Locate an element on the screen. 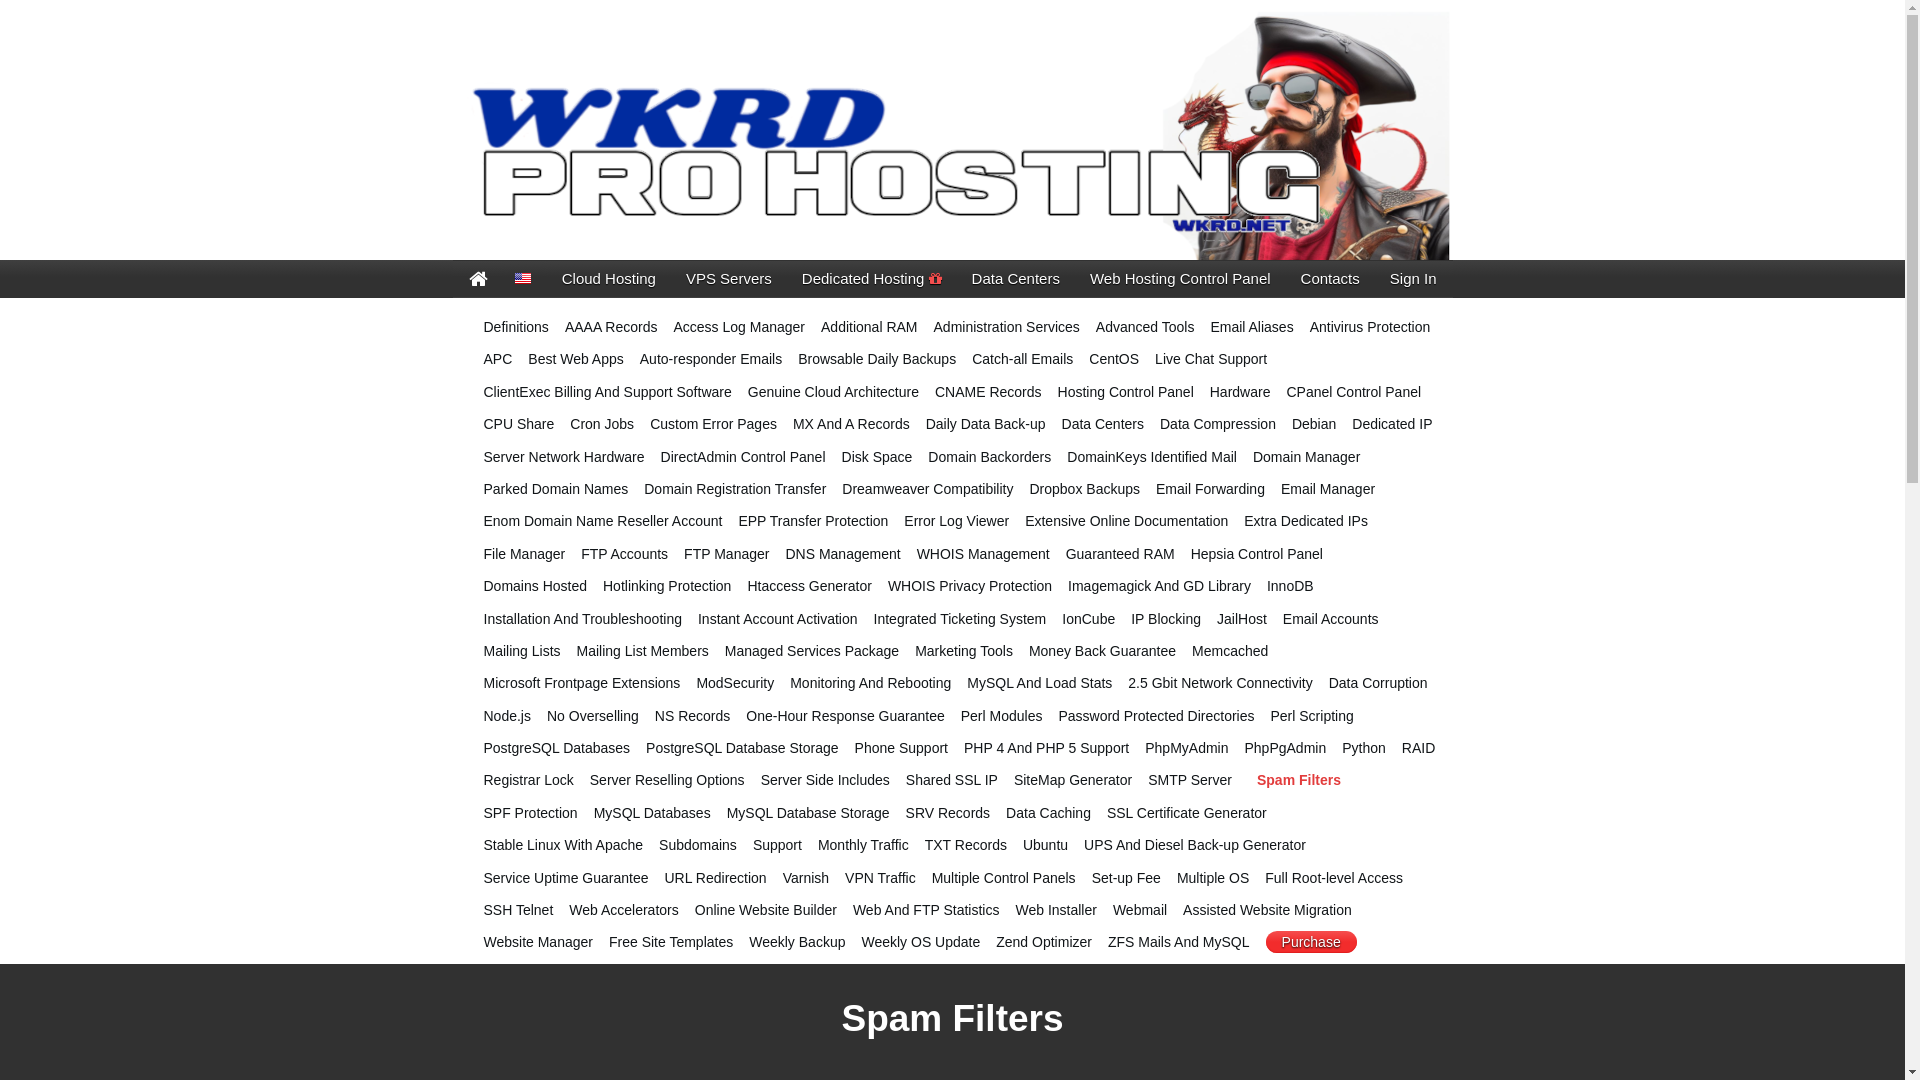  'SRV Records' is located at coordinates (905, 813).